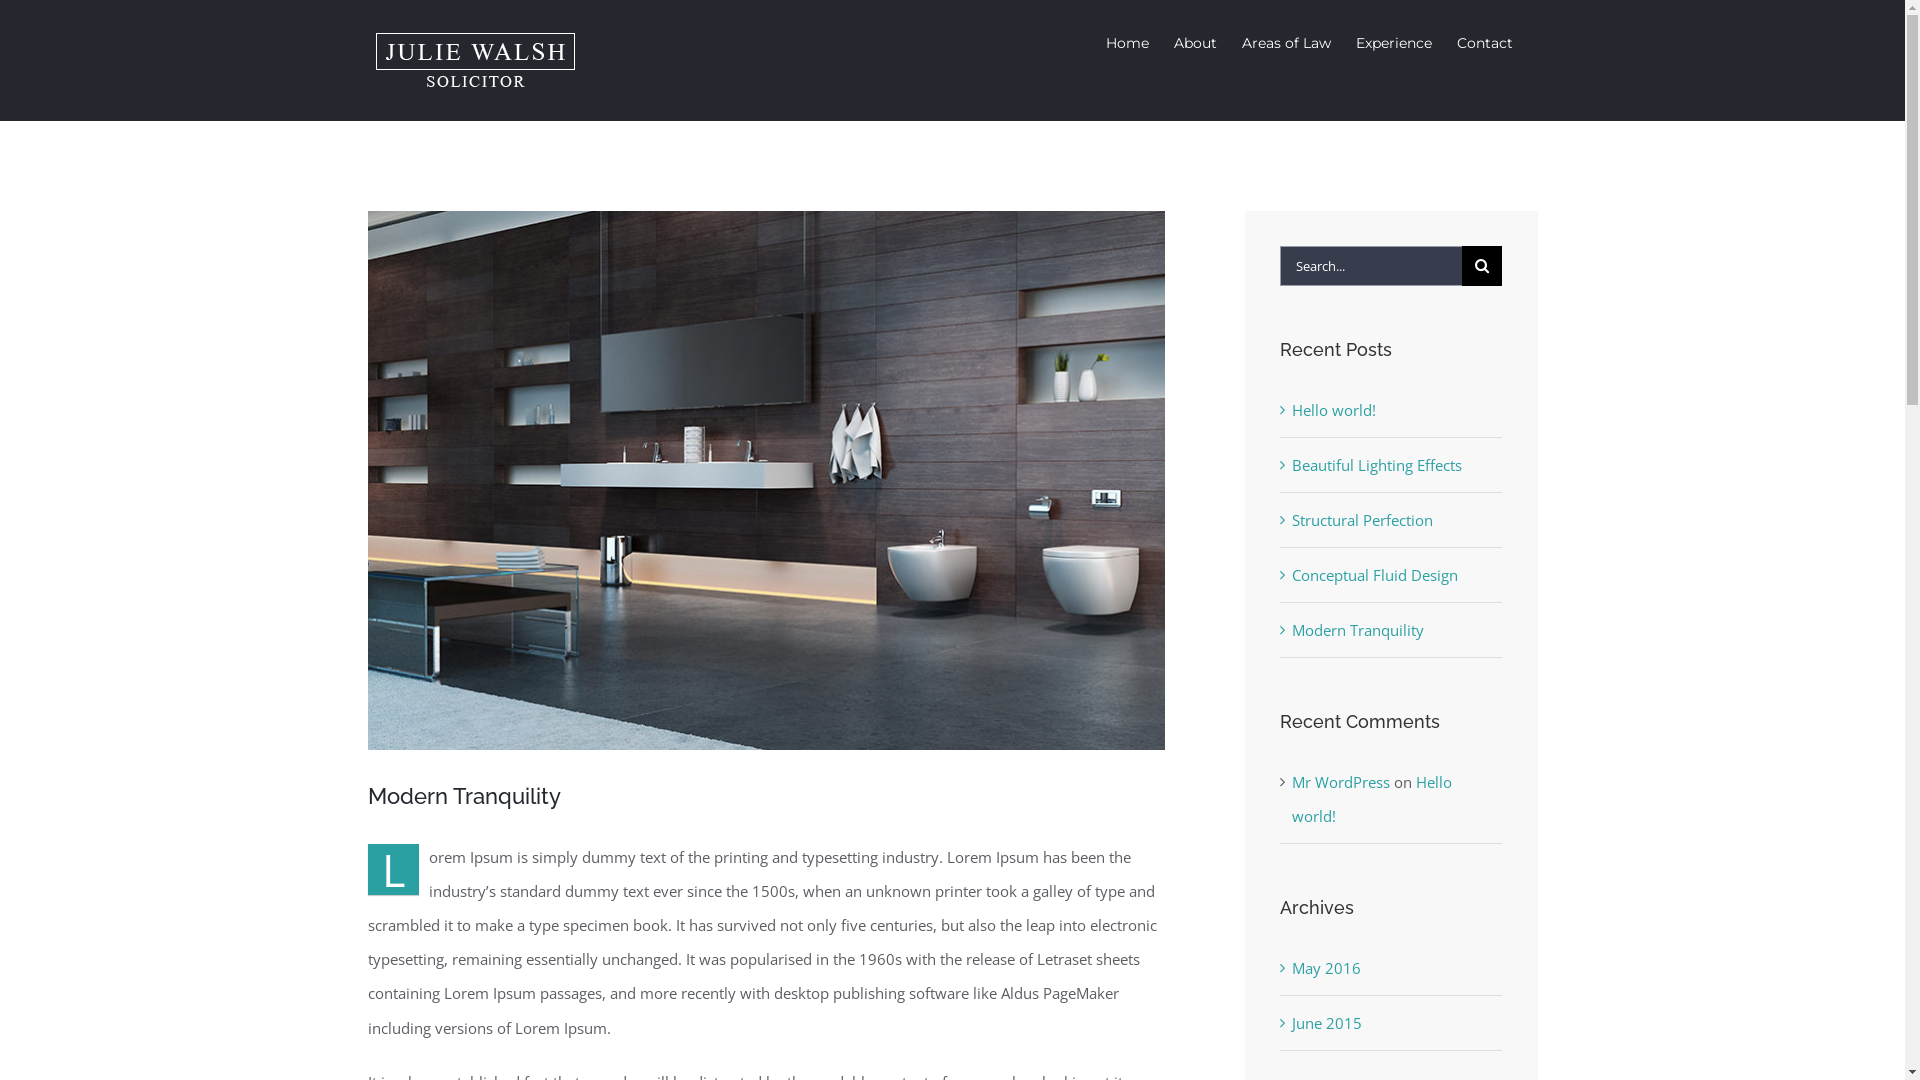 The width and height of the screenshot is (1920, 1080). What do you see at coordinates (1483, 42) in the screenshot?
I see `'Contact'` at bounding box center [1483, 42].